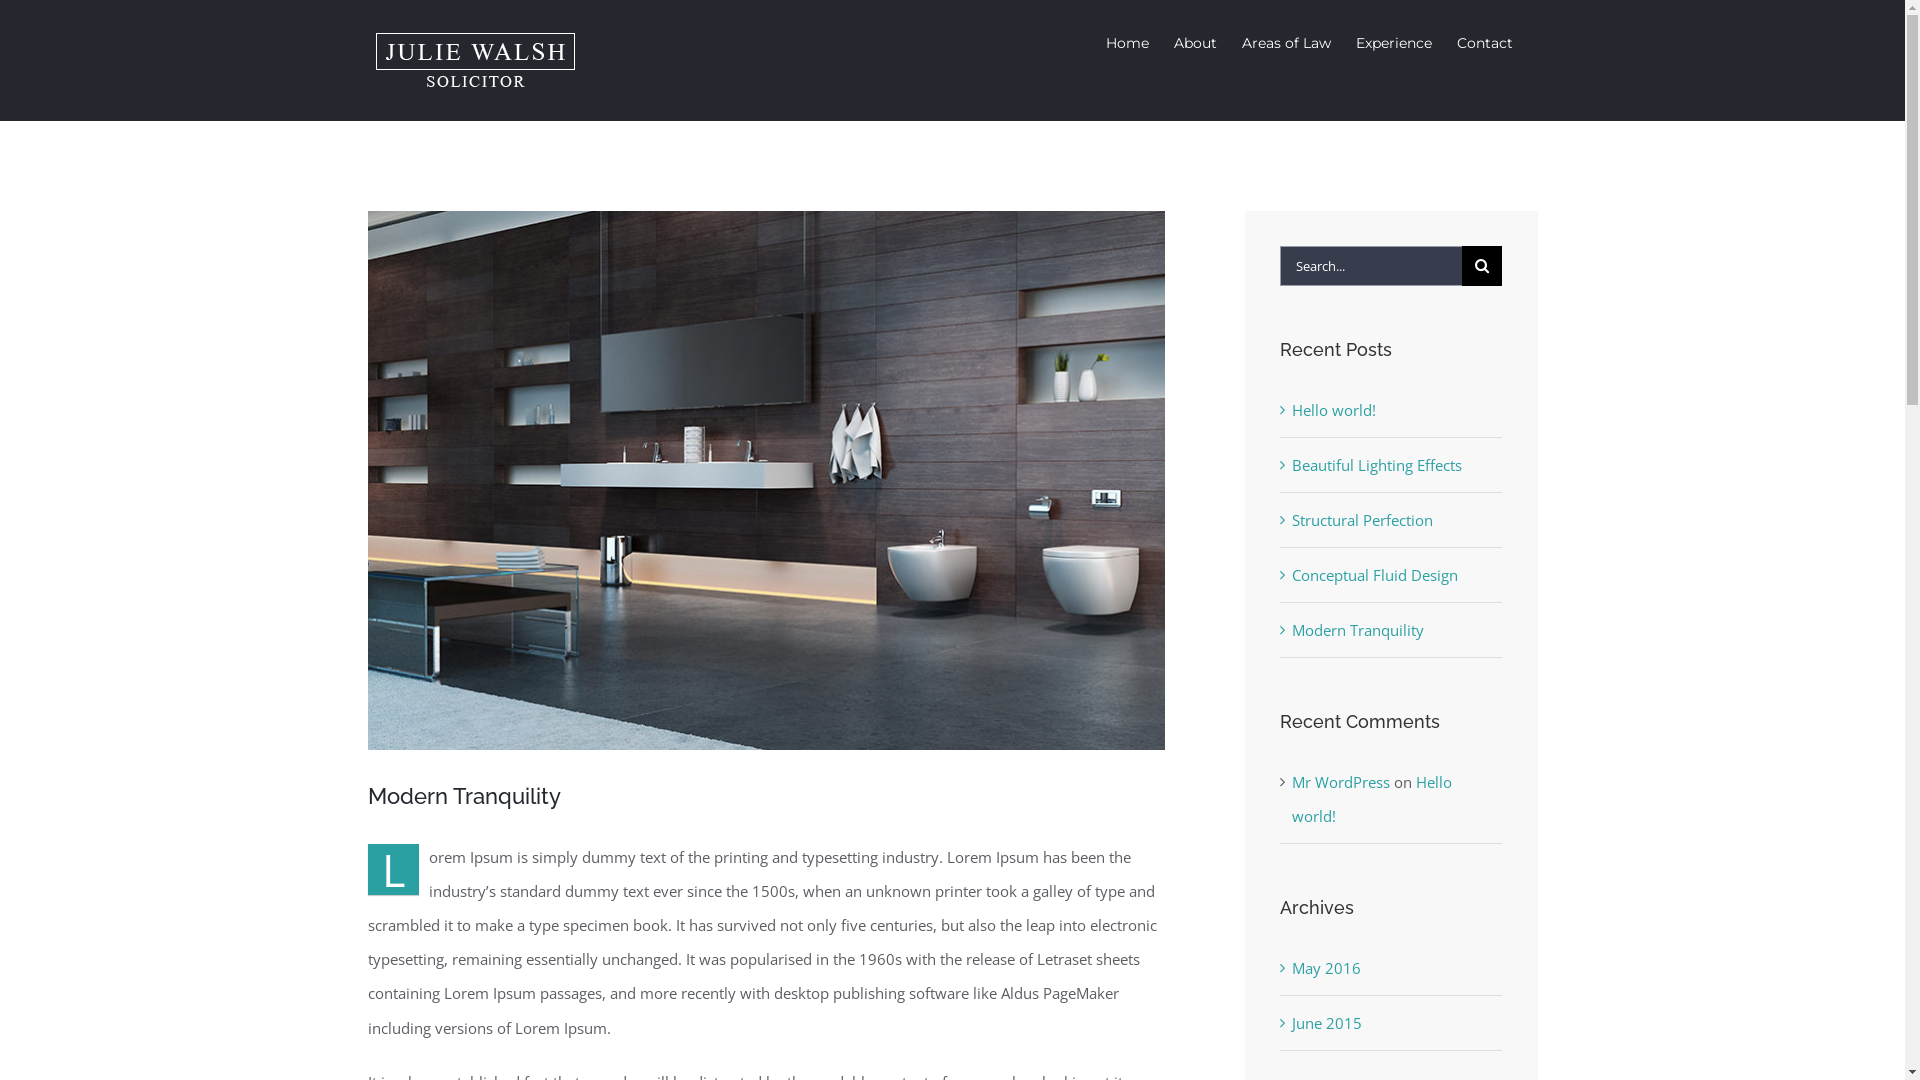 The width and height of the screenshot is (1920, 1080). What do you see at coordinates (1483, 42) in the screenshot?
I see `'Contact'` at bounding box center [1483, 42].